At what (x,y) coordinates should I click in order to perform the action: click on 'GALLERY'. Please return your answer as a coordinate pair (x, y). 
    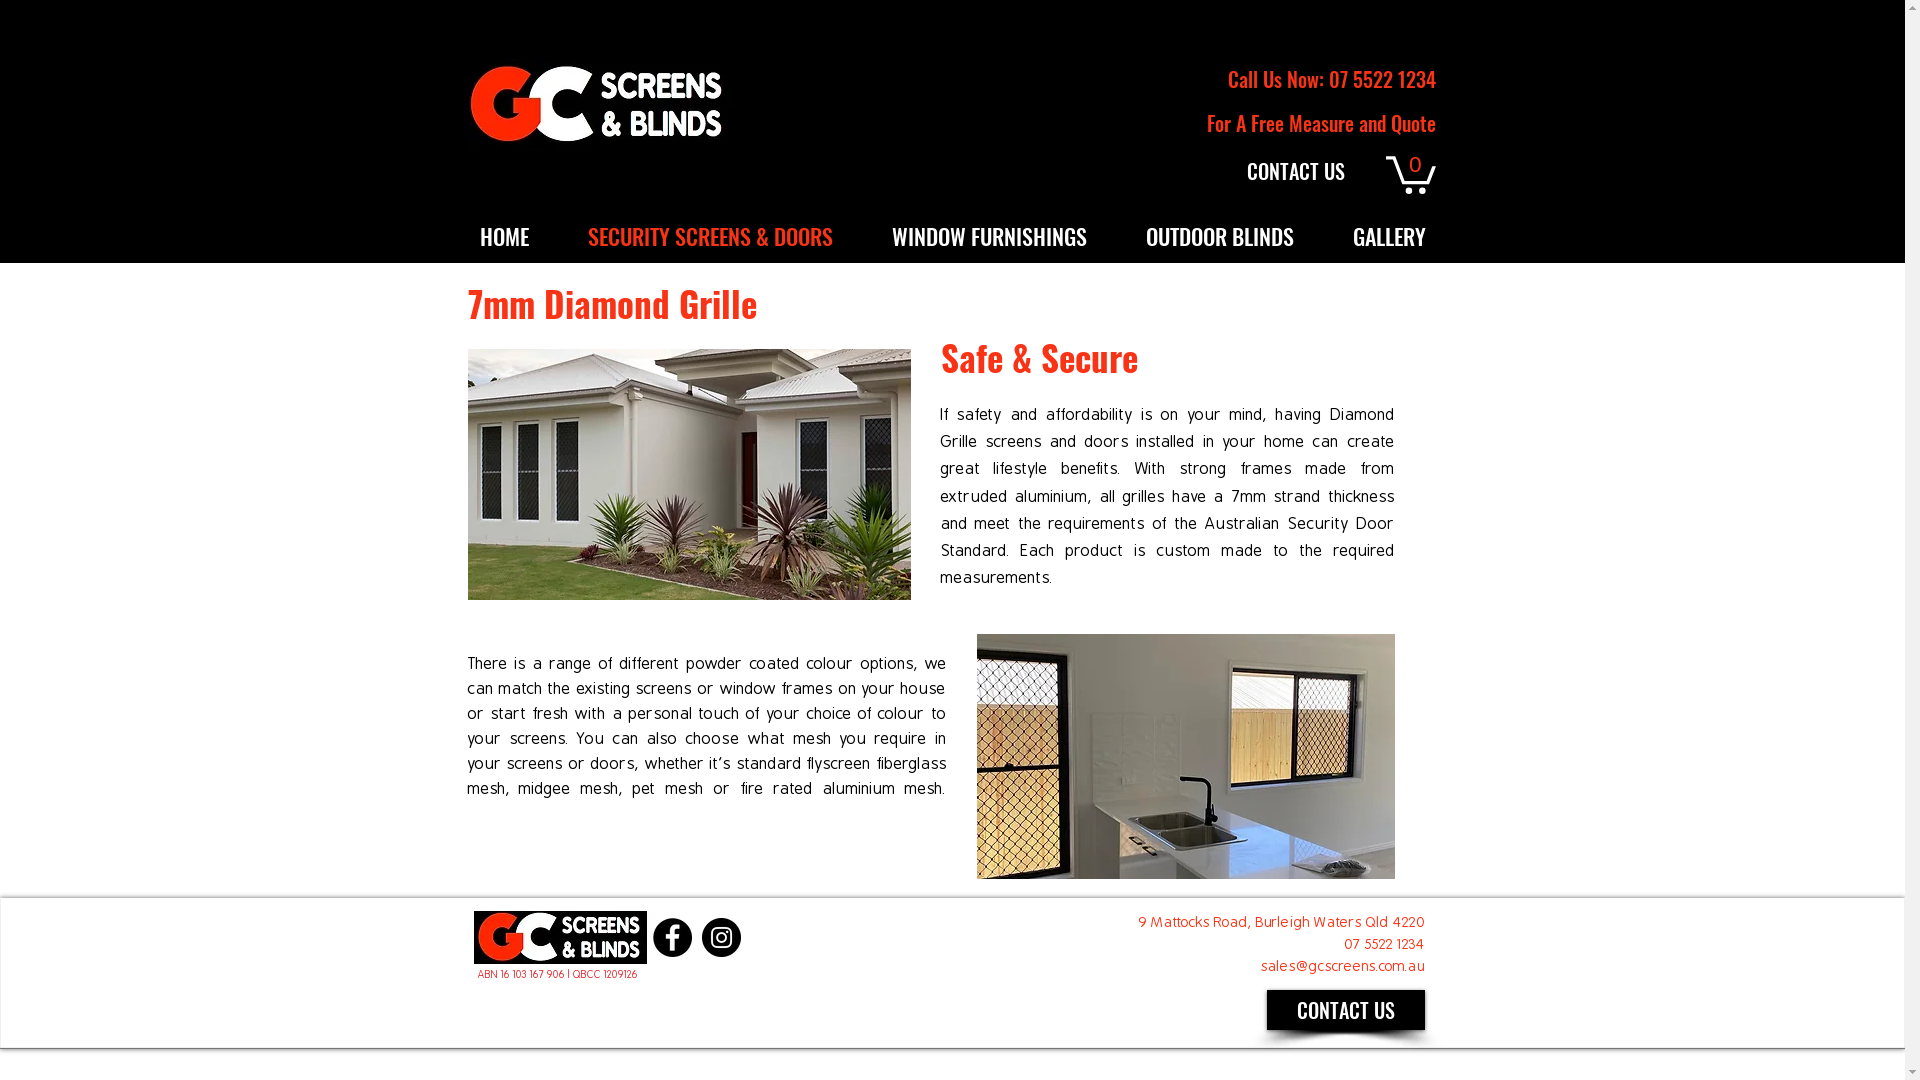
    Looking at the image, I should click on (1324, 235).